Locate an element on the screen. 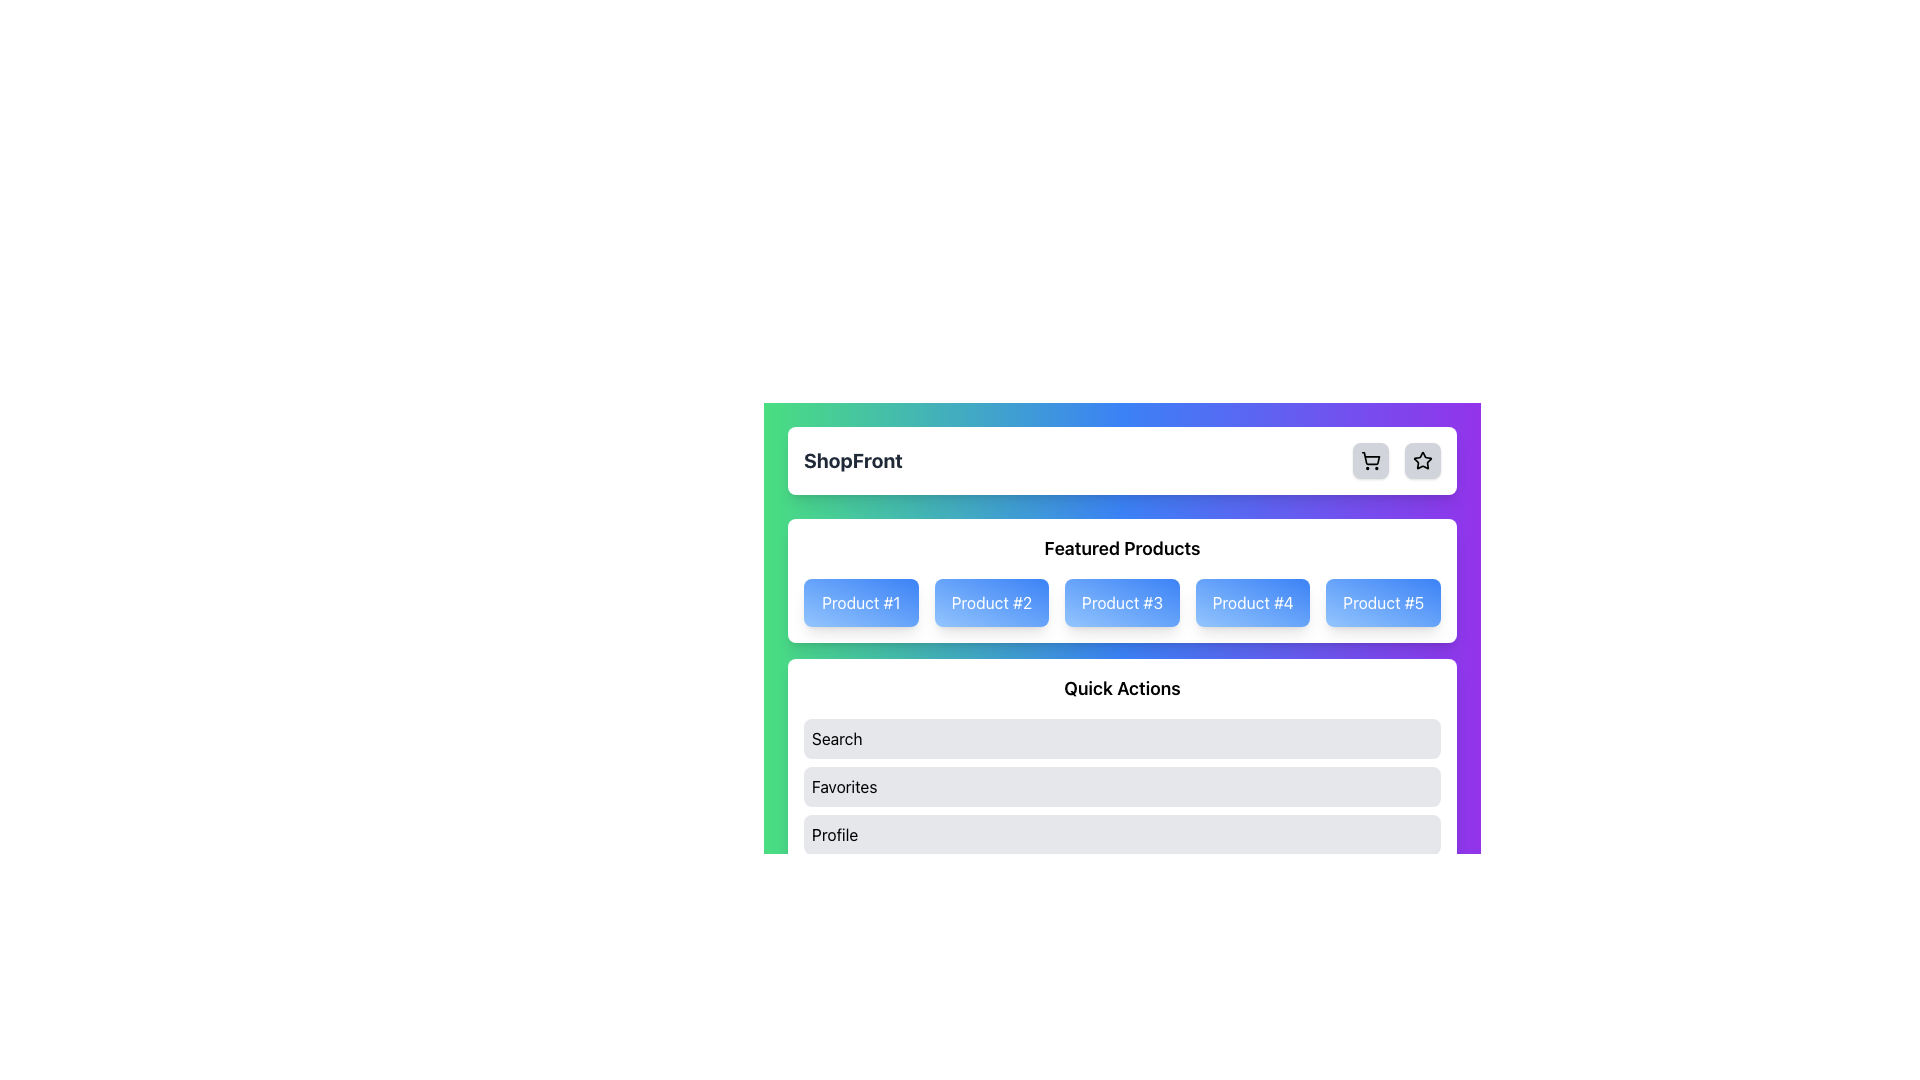 The image size is (1920, 1080). the 'Quick Actions' header text that categorizes the options 'Search', 'Favorites', and 'Profile' below it is located at coordinates (1122, 688).